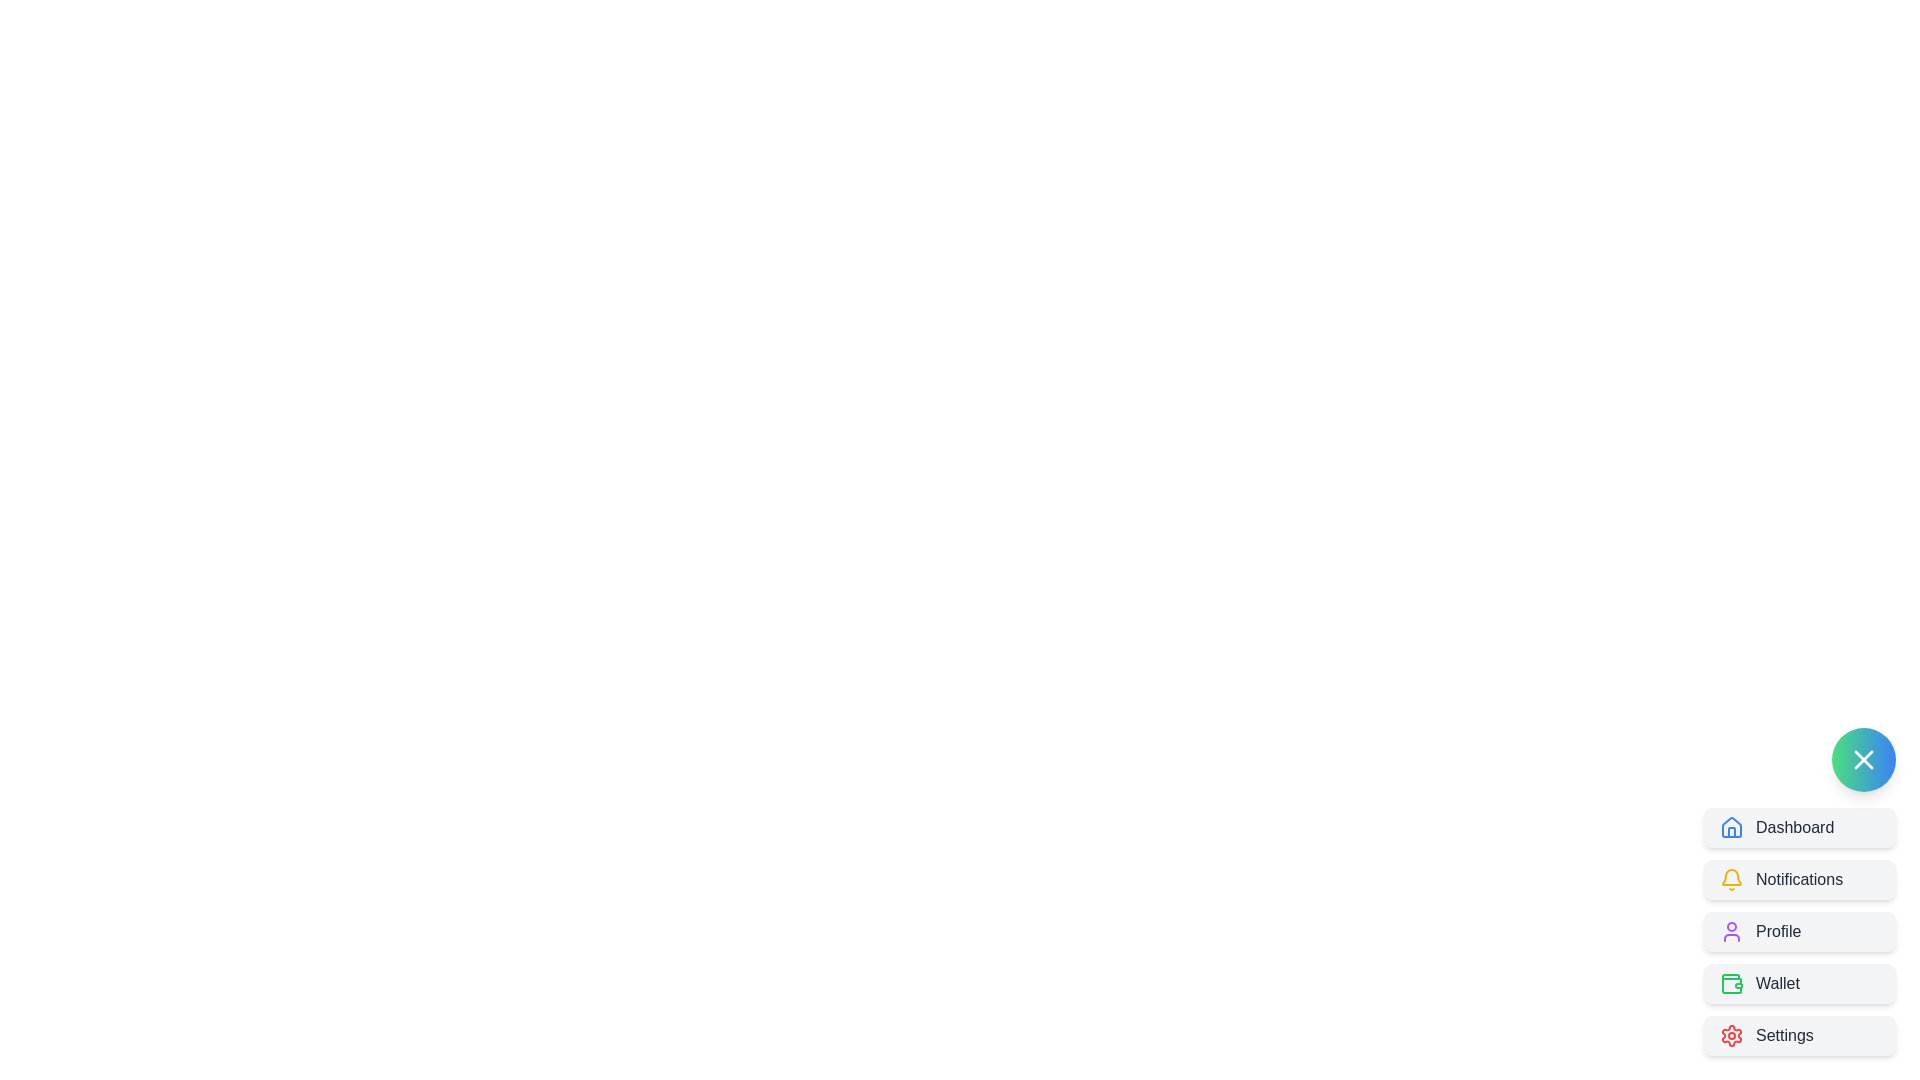 This screenshot has height=1080, width=1920. What do you see at coordinates (1731, 876) in the screenshot?
I see `the yellow bell icon with a hollow interior located next to the 'Notifications' label` at bounding box center [1731, 876].